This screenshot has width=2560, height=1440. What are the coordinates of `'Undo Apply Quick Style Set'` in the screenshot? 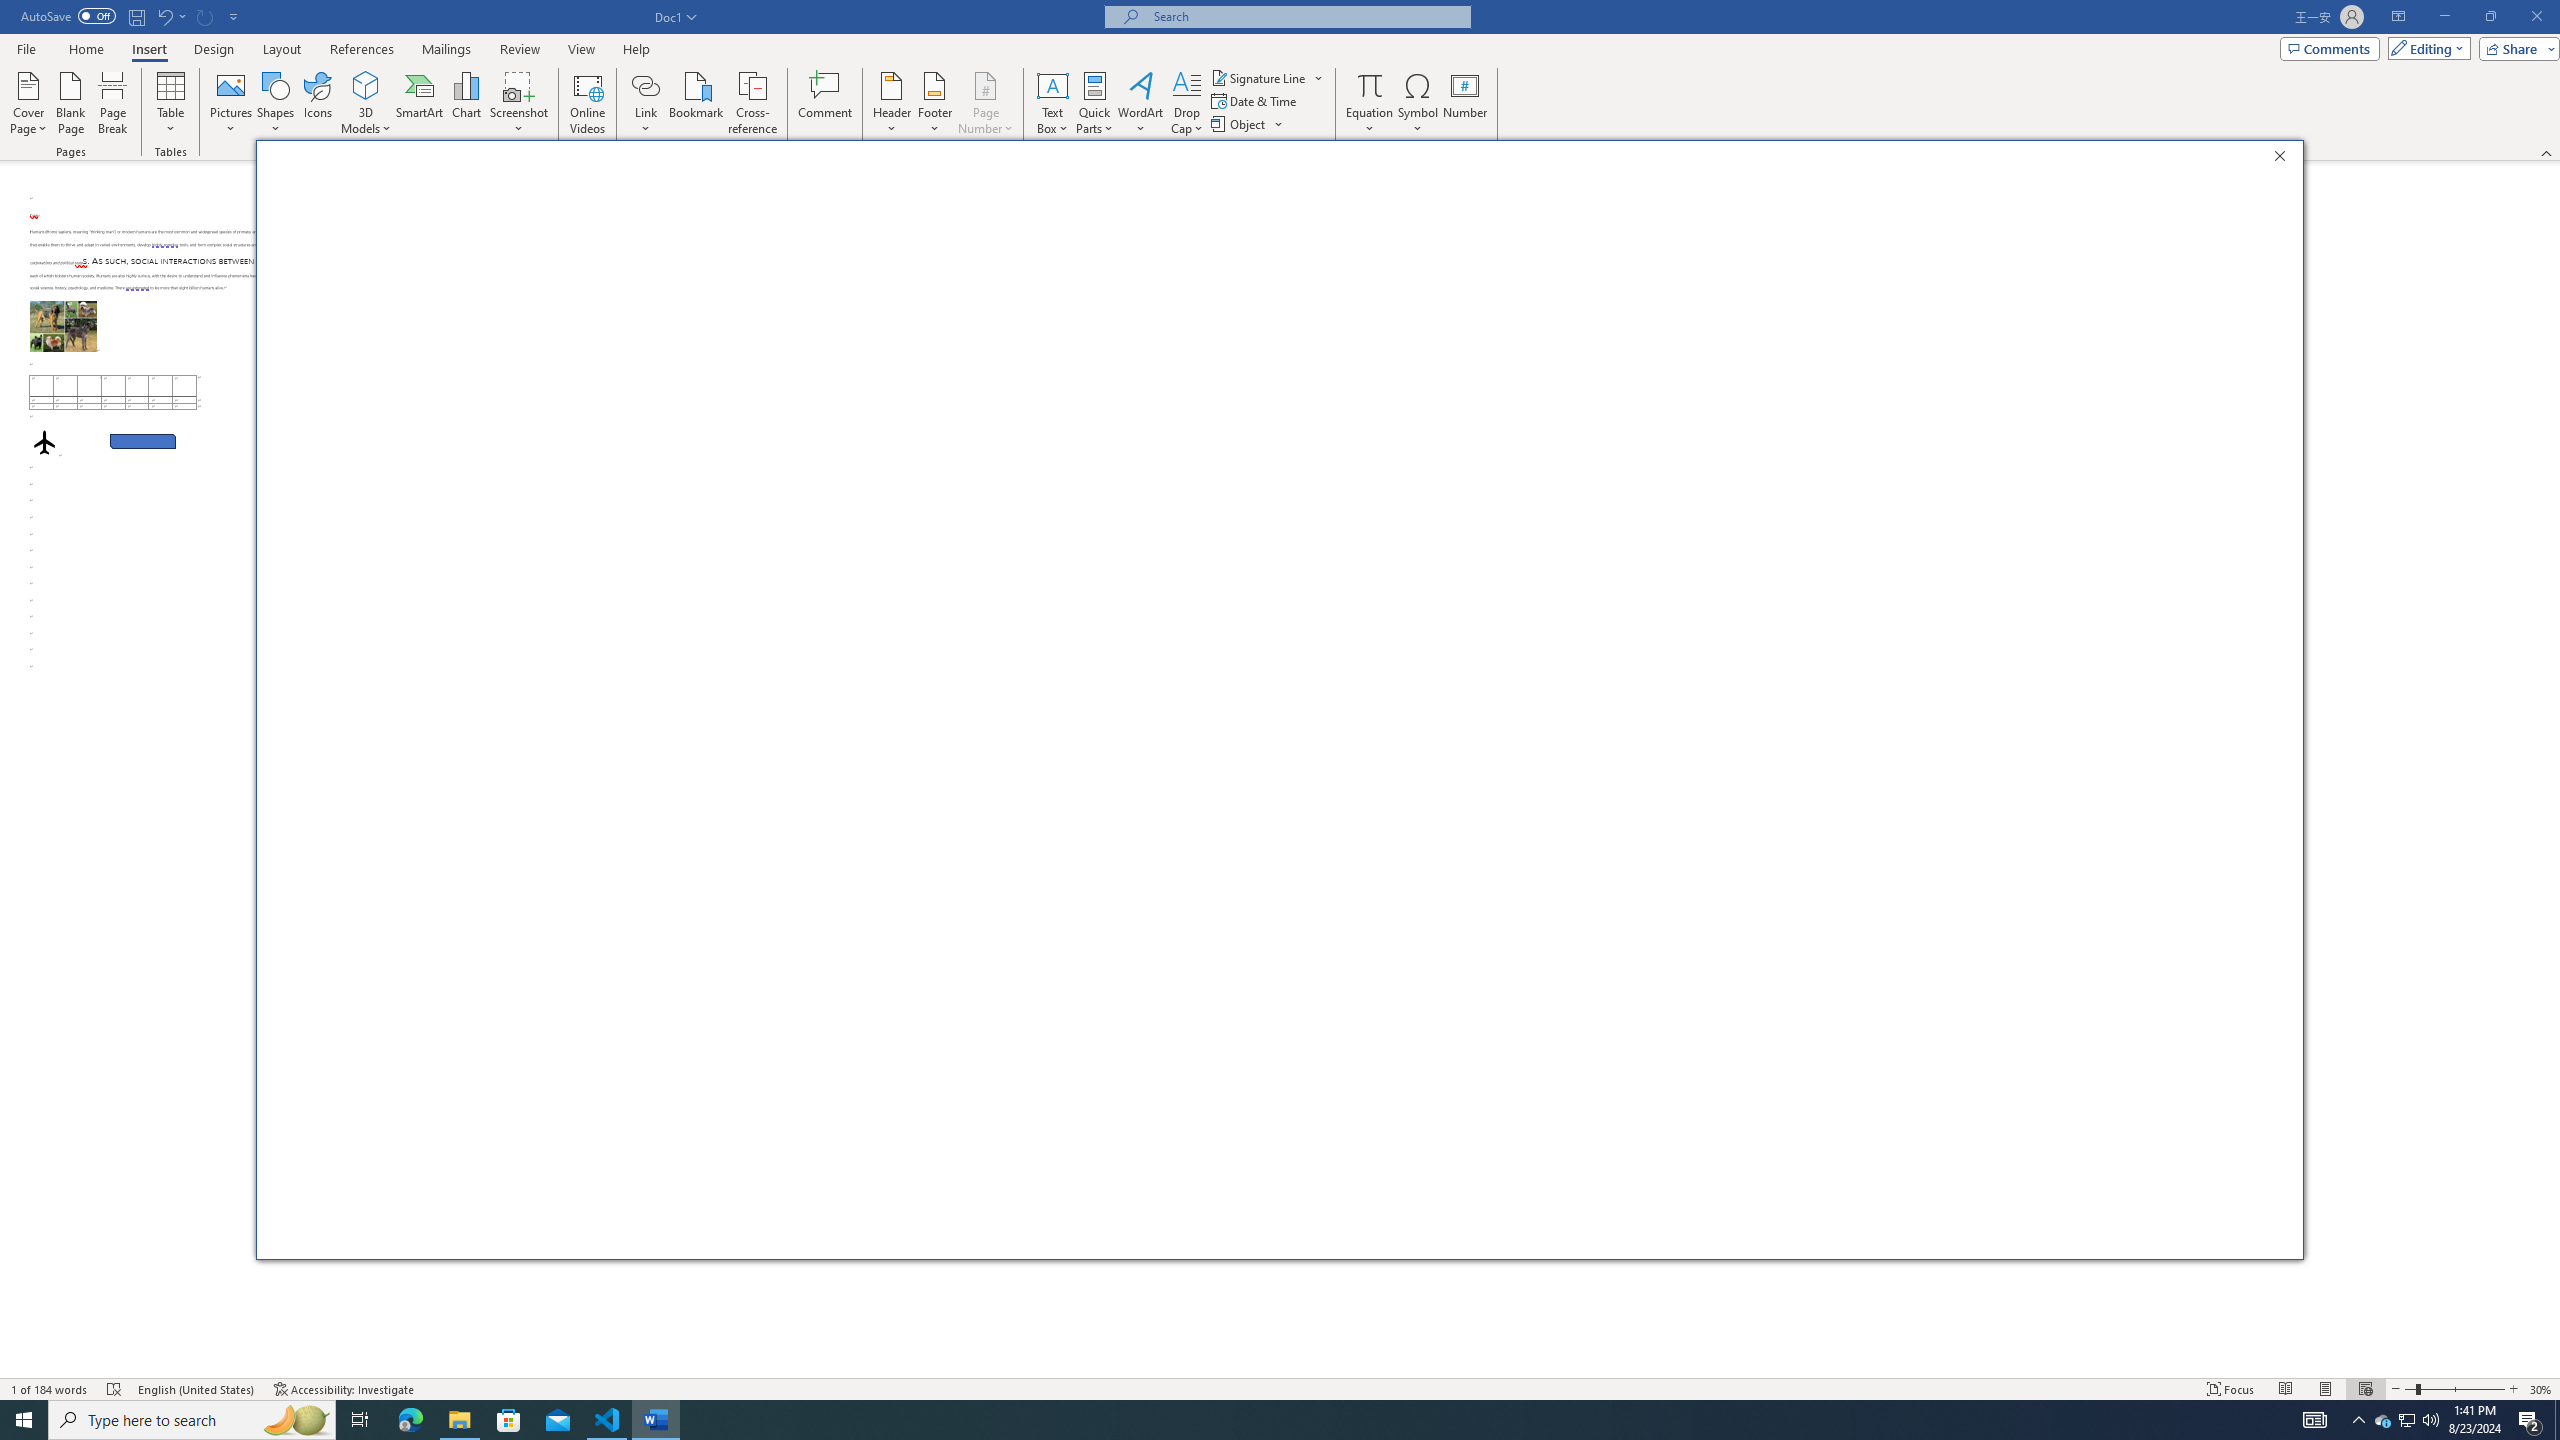 It's located at (163, 15).